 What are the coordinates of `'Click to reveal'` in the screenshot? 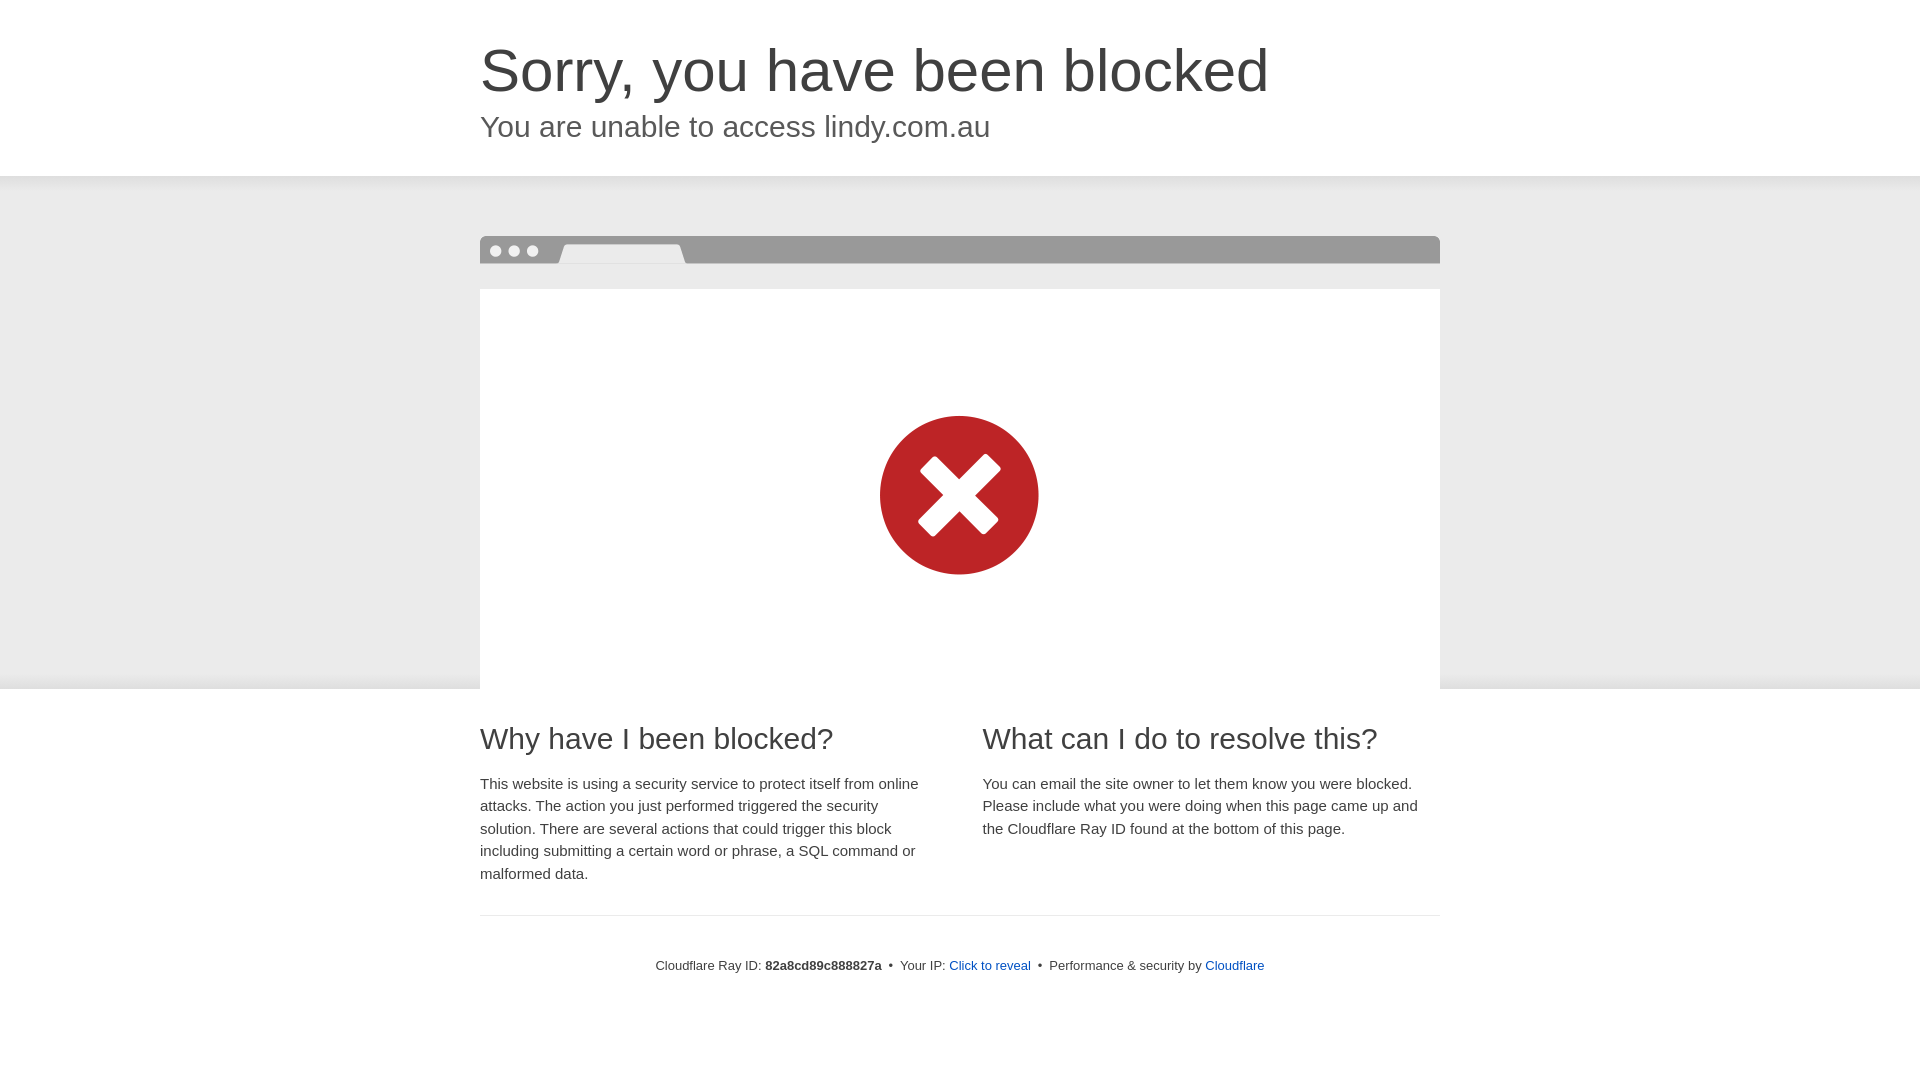 It's located at (989, 964).